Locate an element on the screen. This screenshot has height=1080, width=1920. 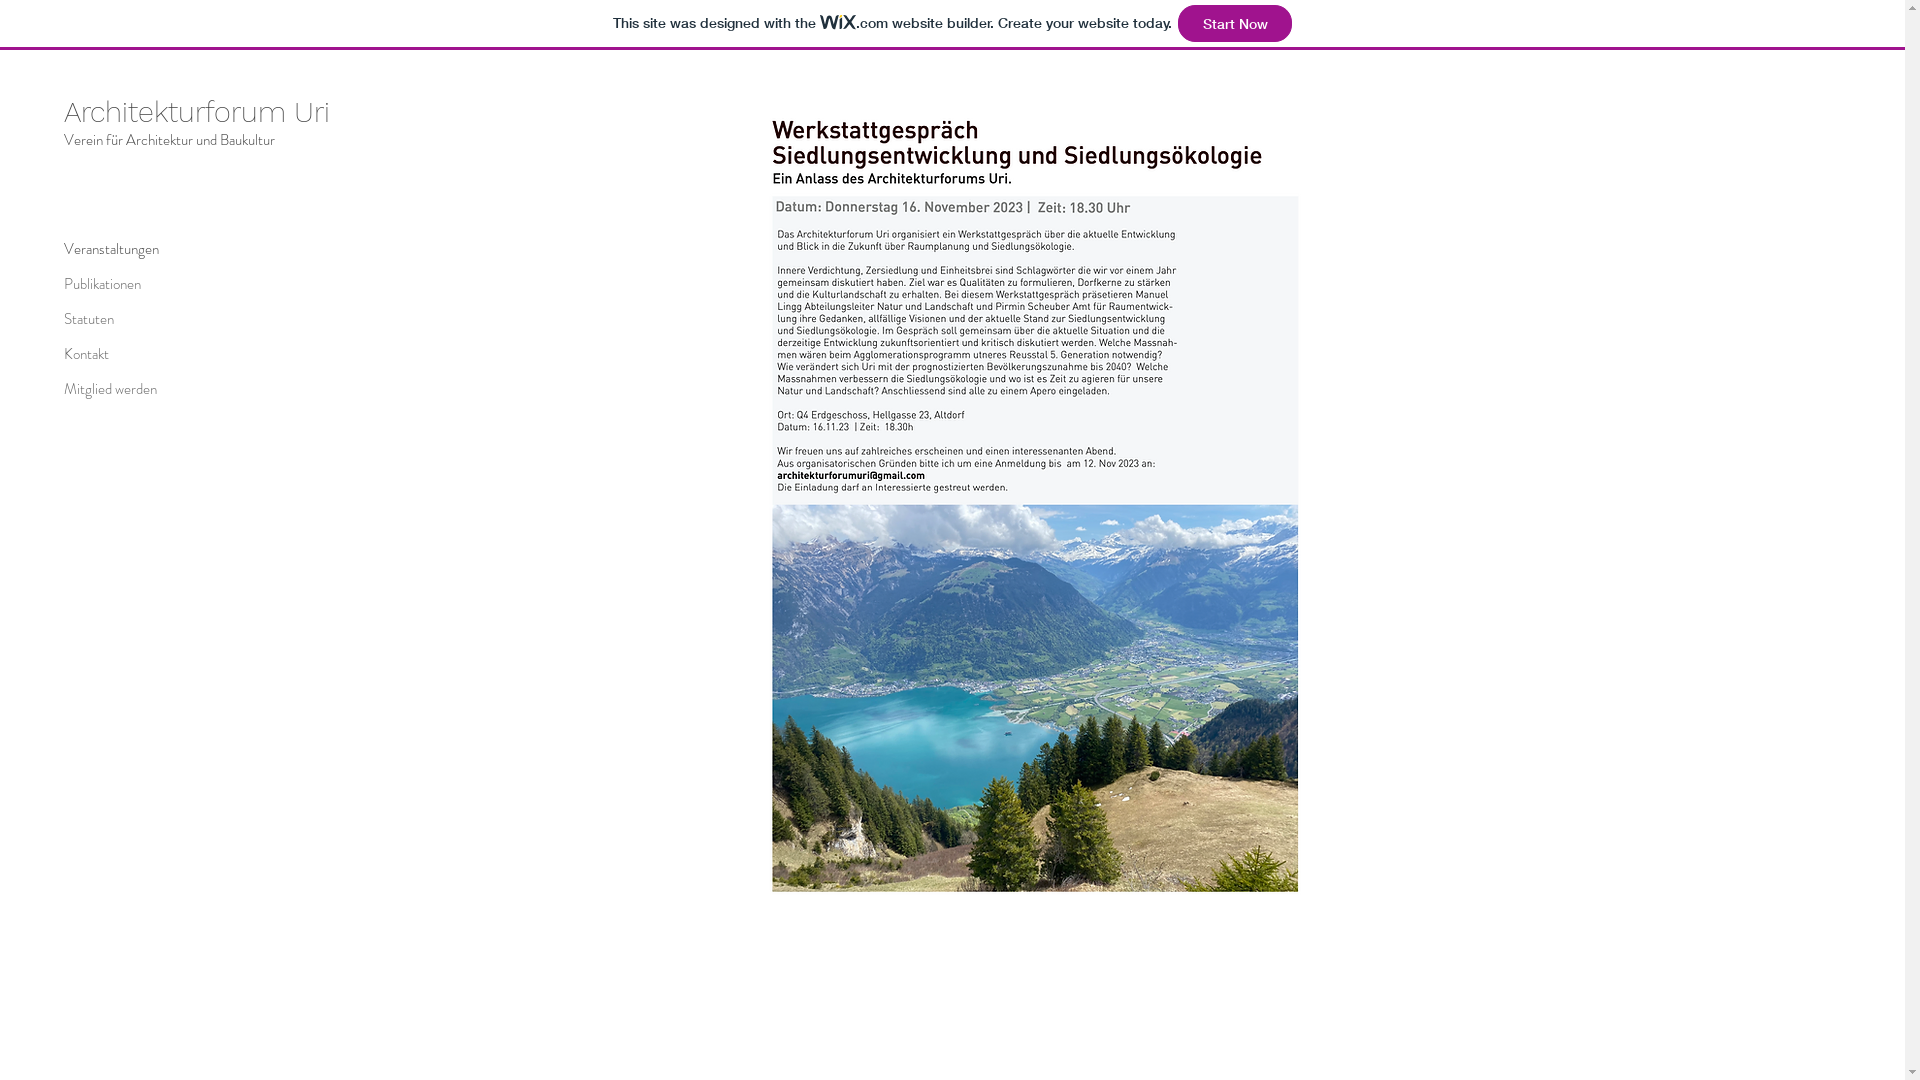
'Kontakt' is located at coordinates (133, 353).